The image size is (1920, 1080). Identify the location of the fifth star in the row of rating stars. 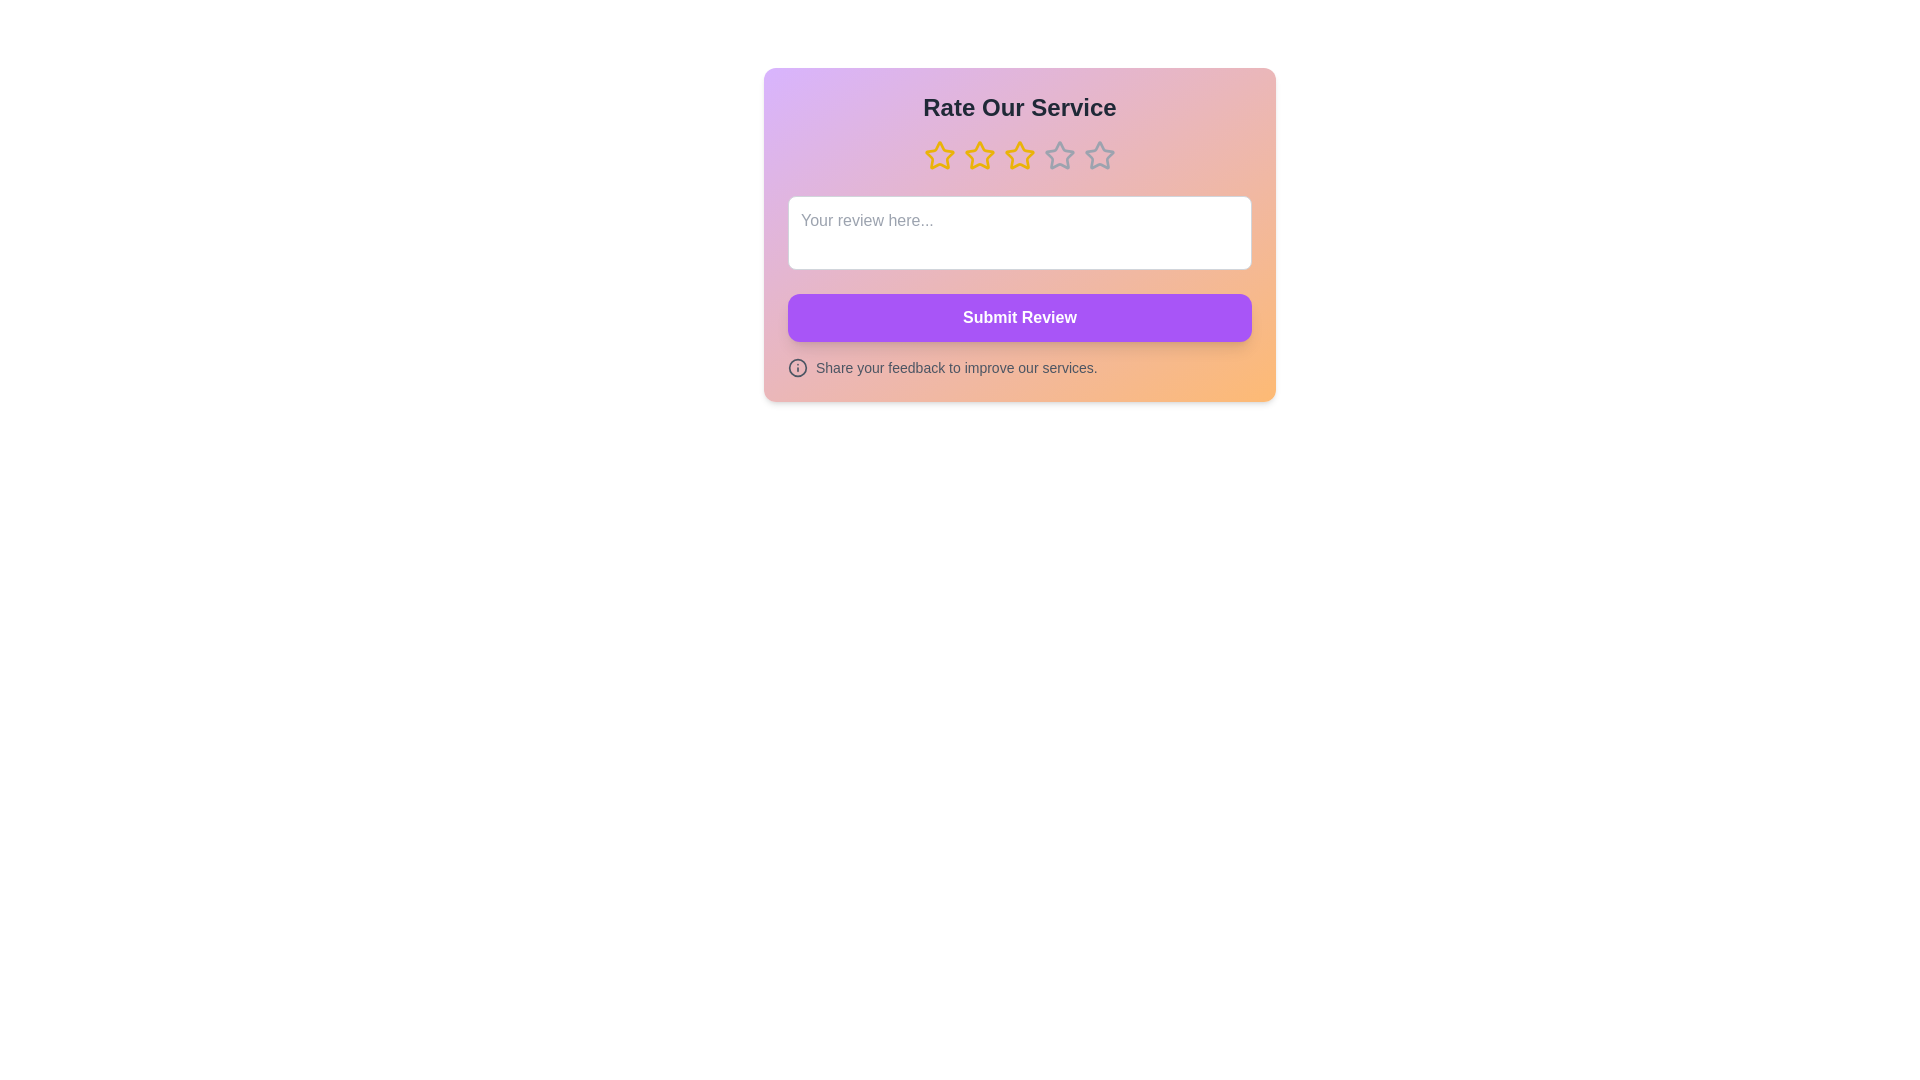
(1098, 153).